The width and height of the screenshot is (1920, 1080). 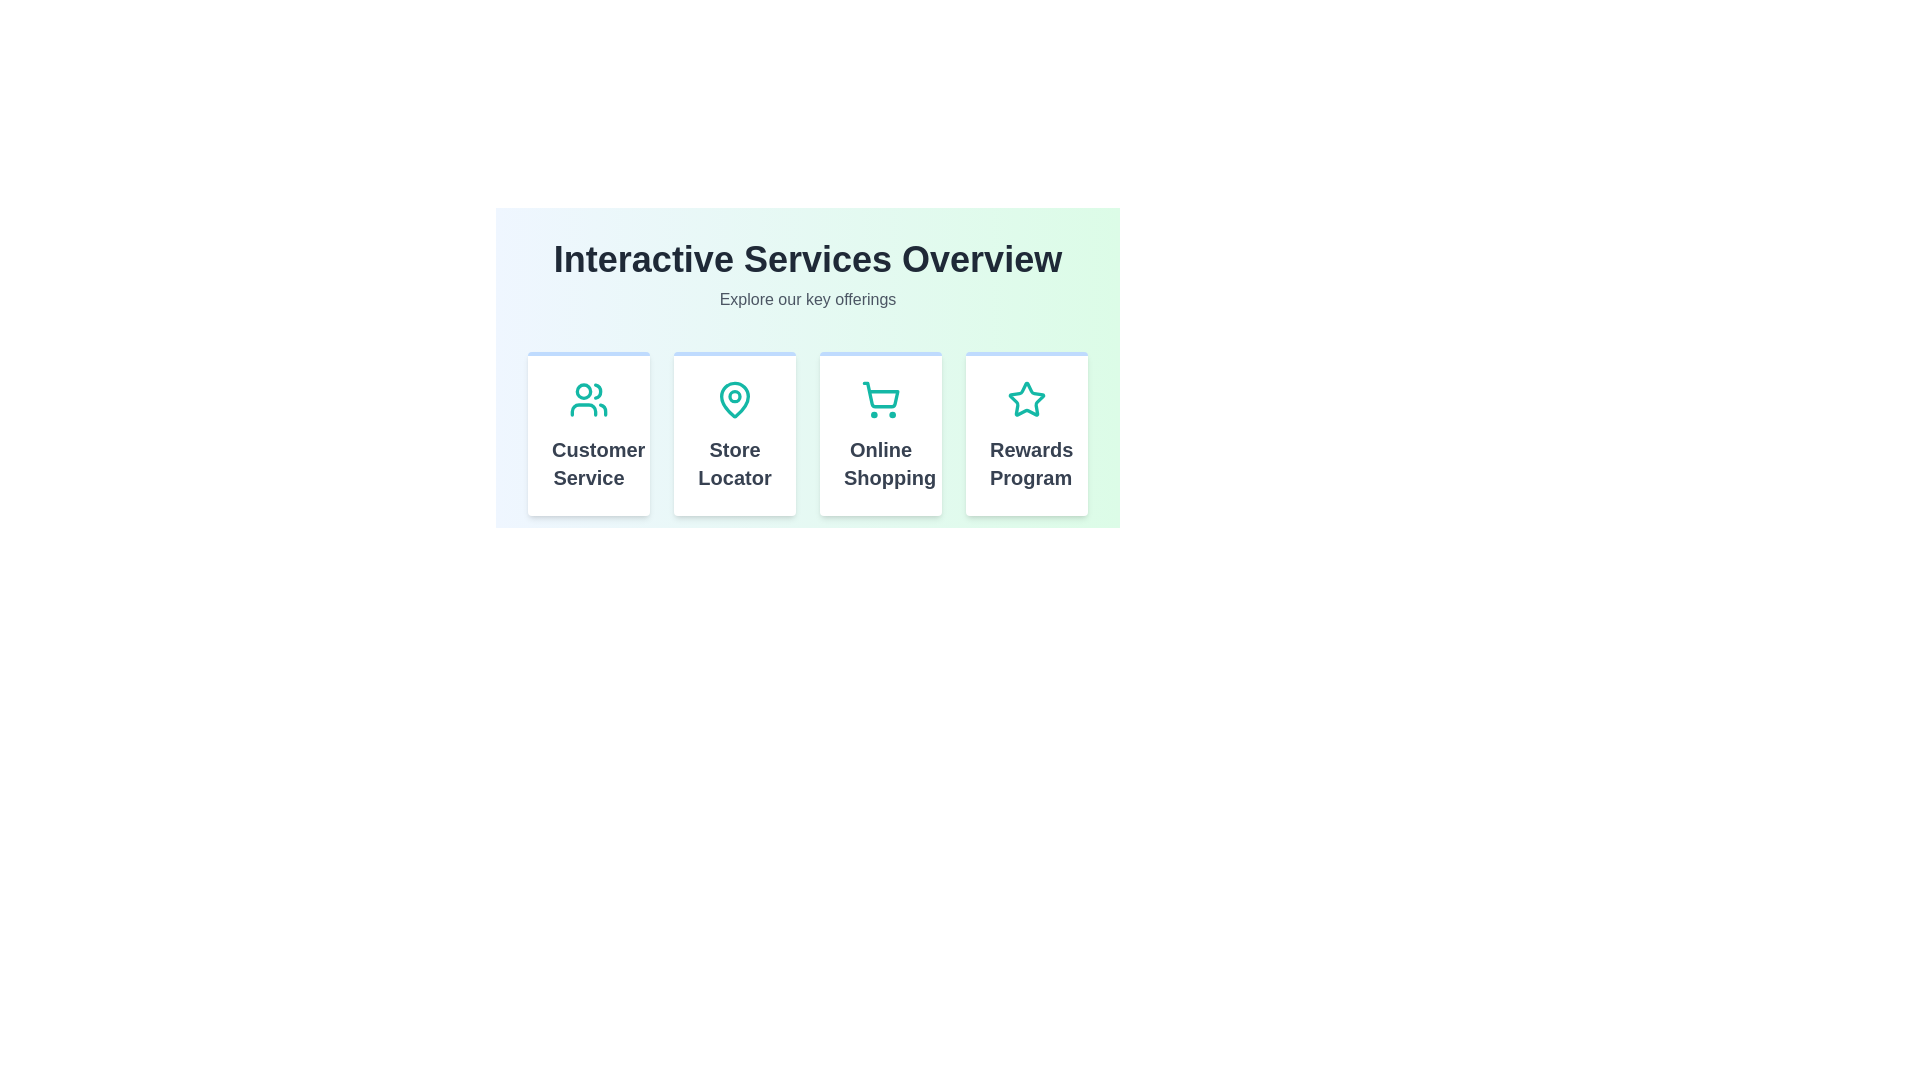 What do you see at coordinates (583, 390) in the screenshot?
I see `the decorative vector circle component that is part of the SVG illustration representing a group of users, located at the upper-left region of the group icon` at bounding box center [583, 390].